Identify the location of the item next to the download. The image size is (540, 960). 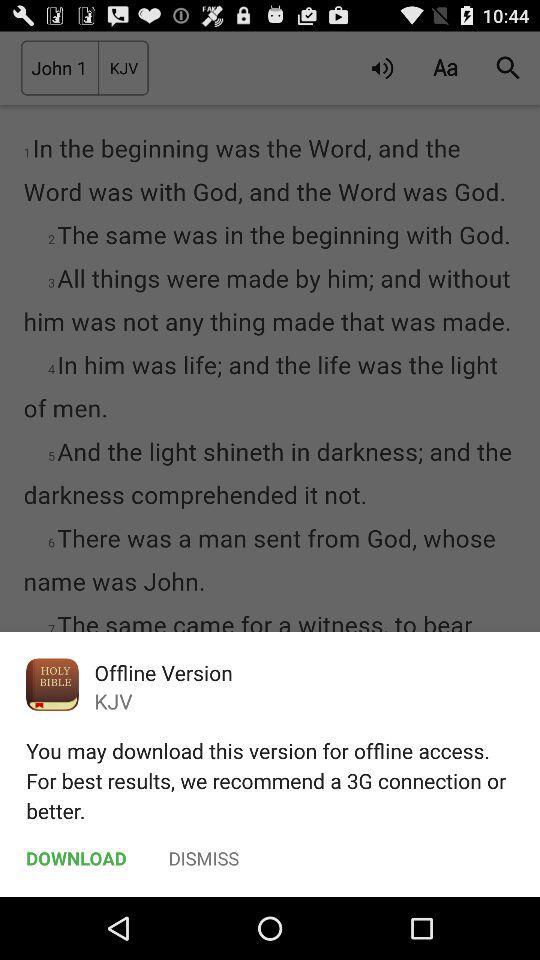
(203, 857).